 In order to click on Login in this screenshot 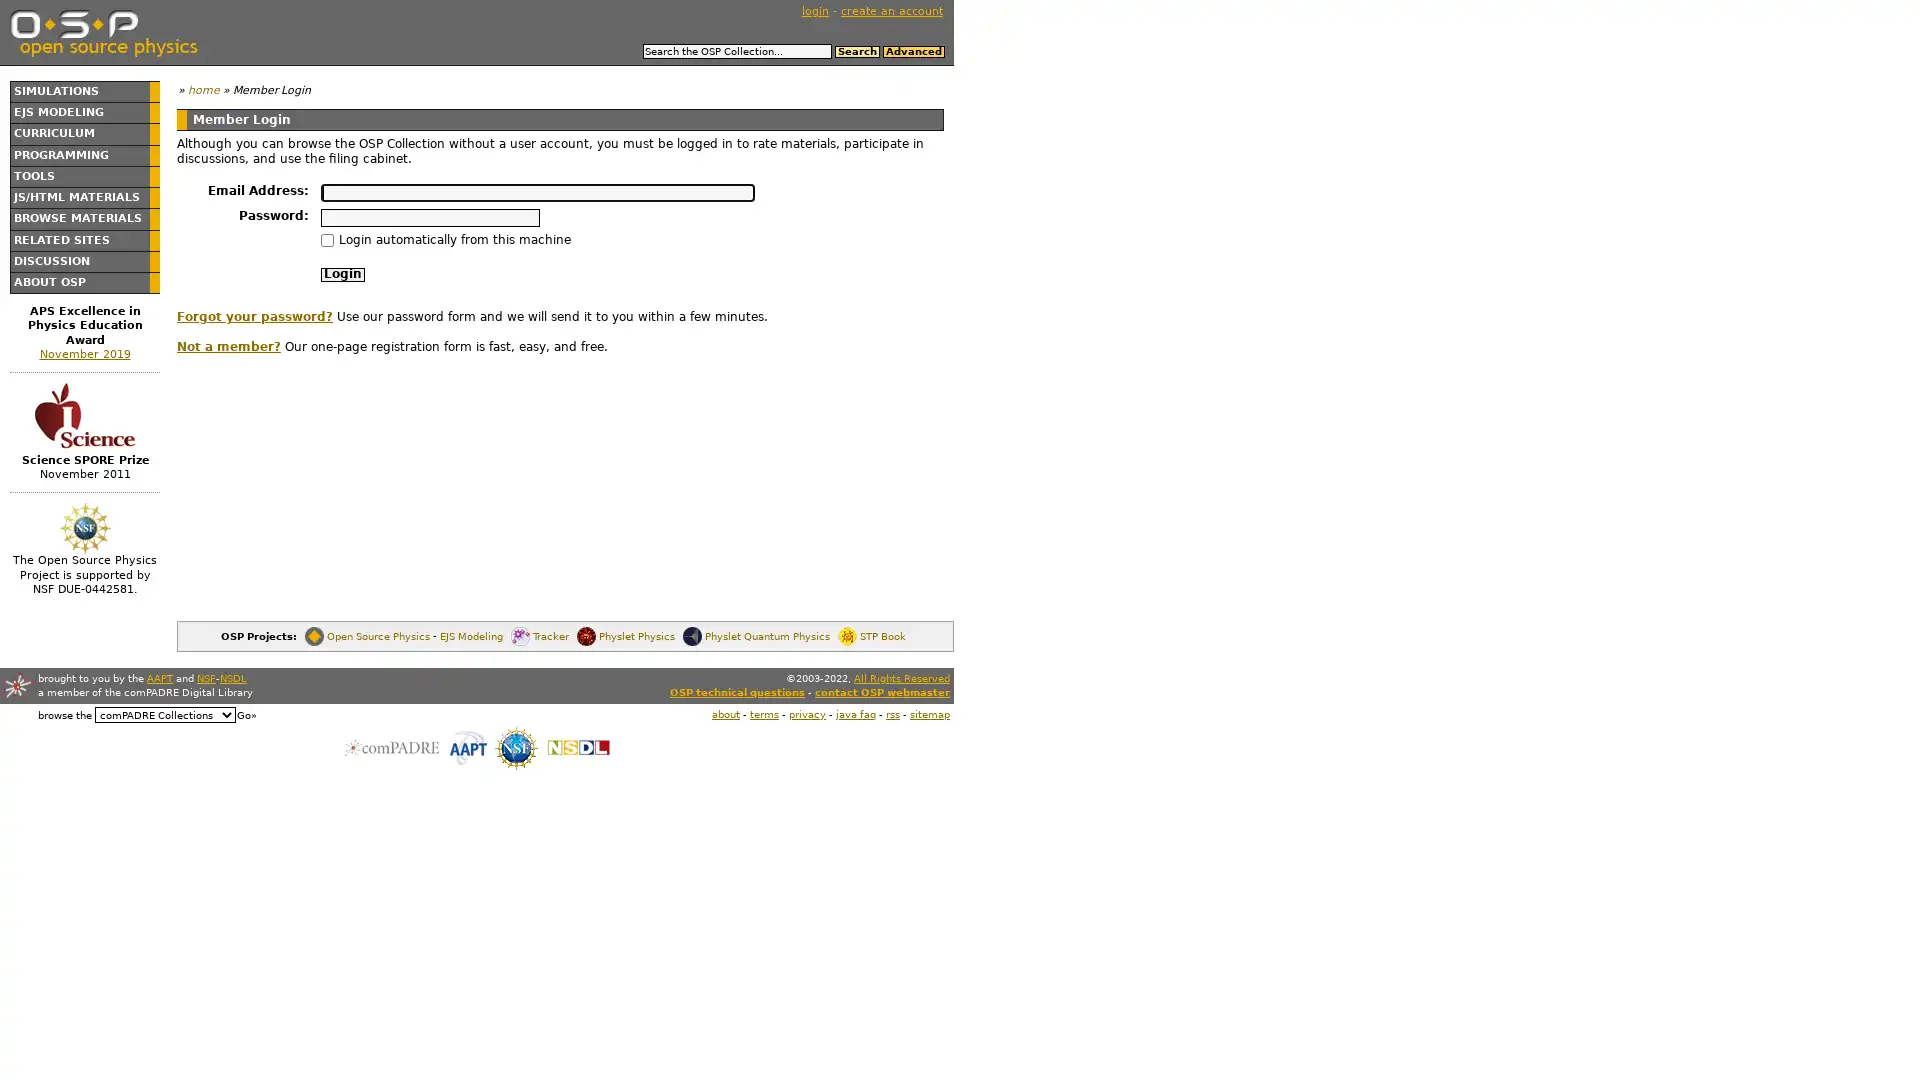, I will do `click(342, 274)`.